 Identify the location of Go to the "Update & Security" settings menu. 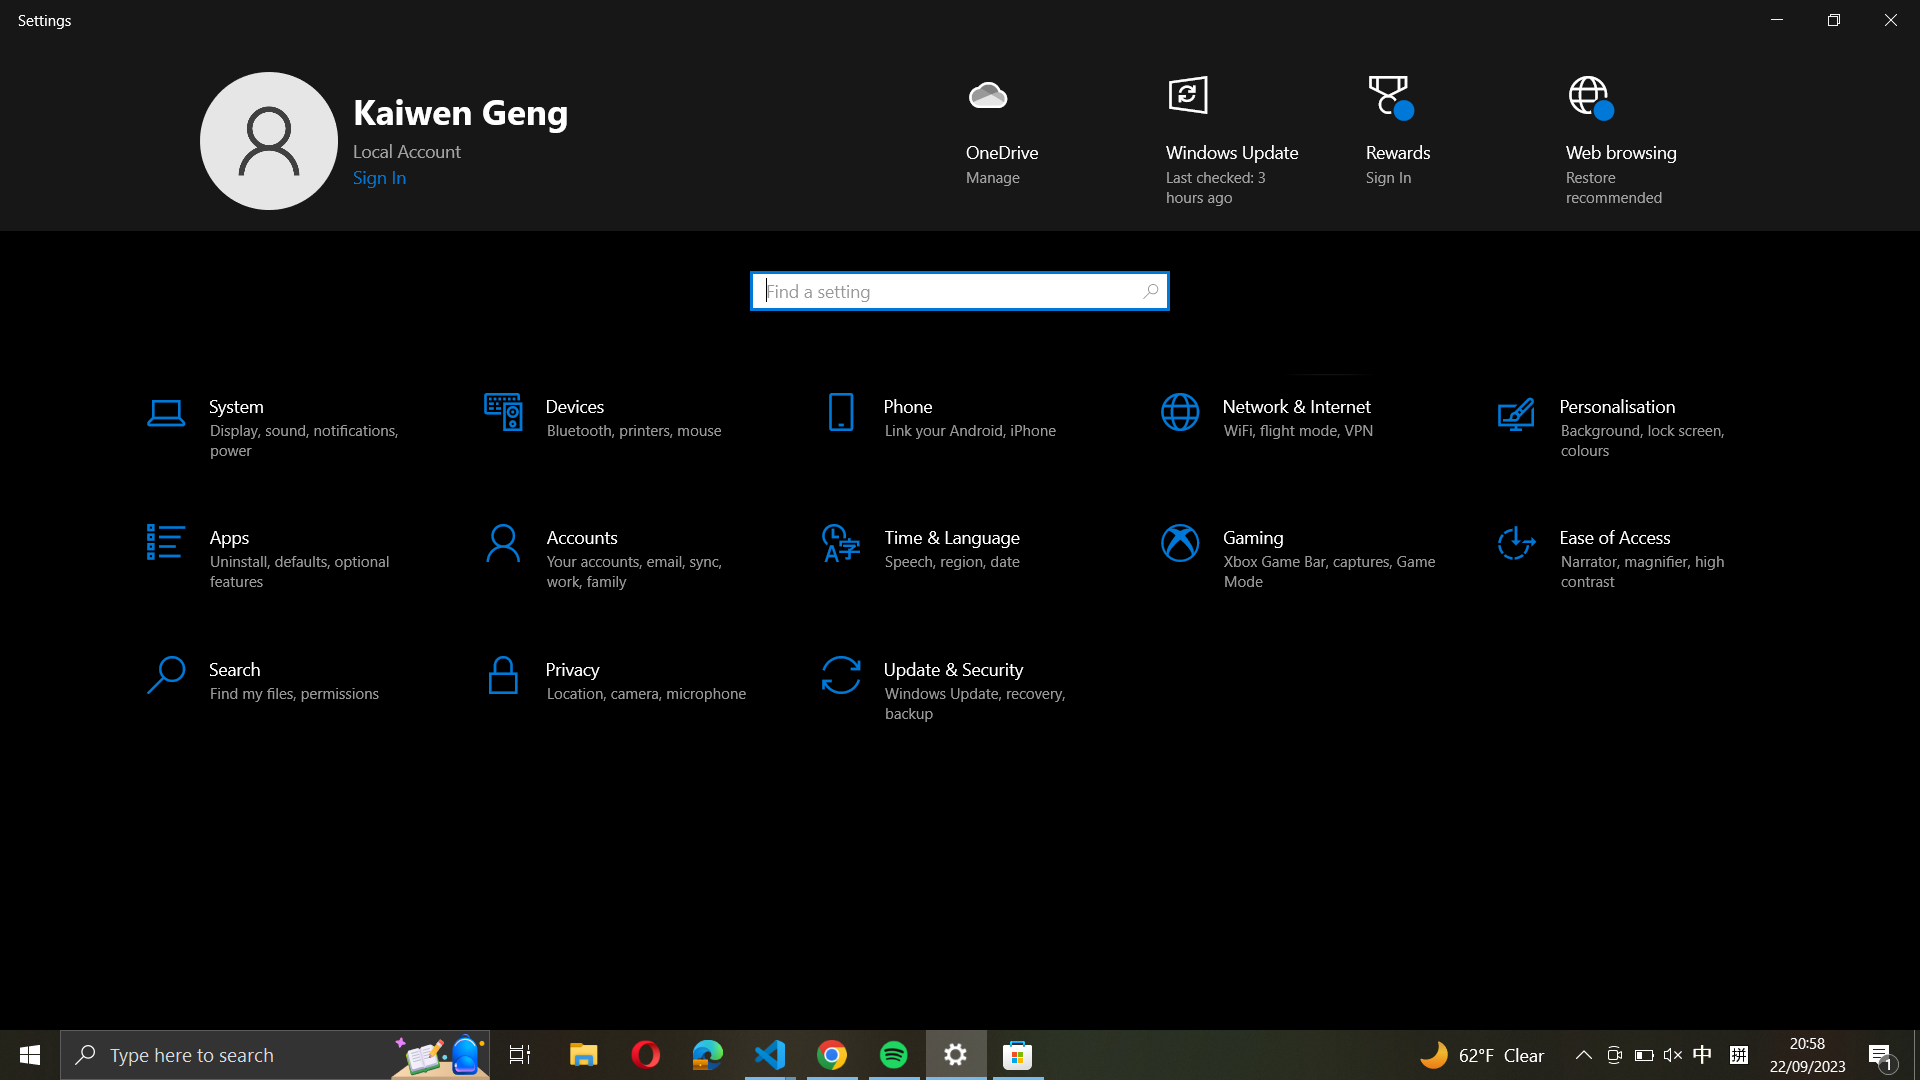
(961, 684).